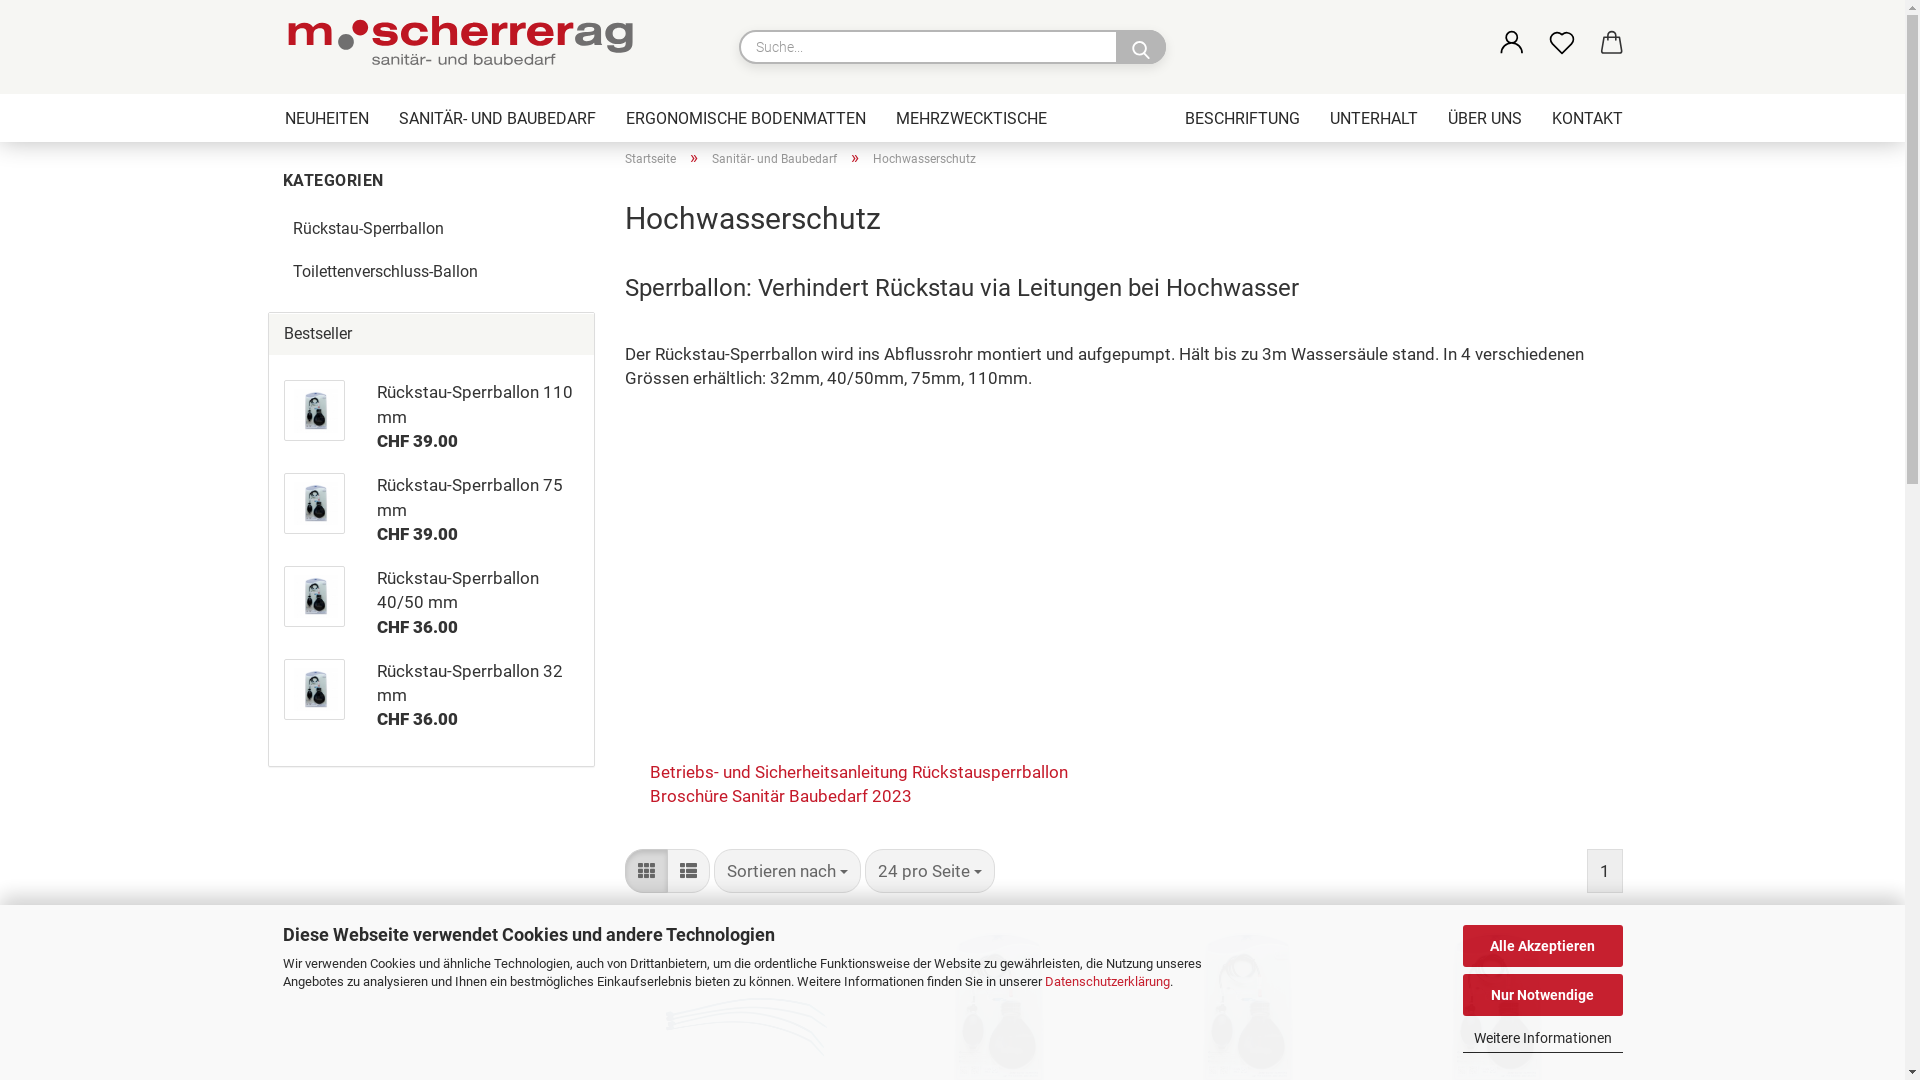  I want to click on 'KONTAKT', so click(1535, 118).